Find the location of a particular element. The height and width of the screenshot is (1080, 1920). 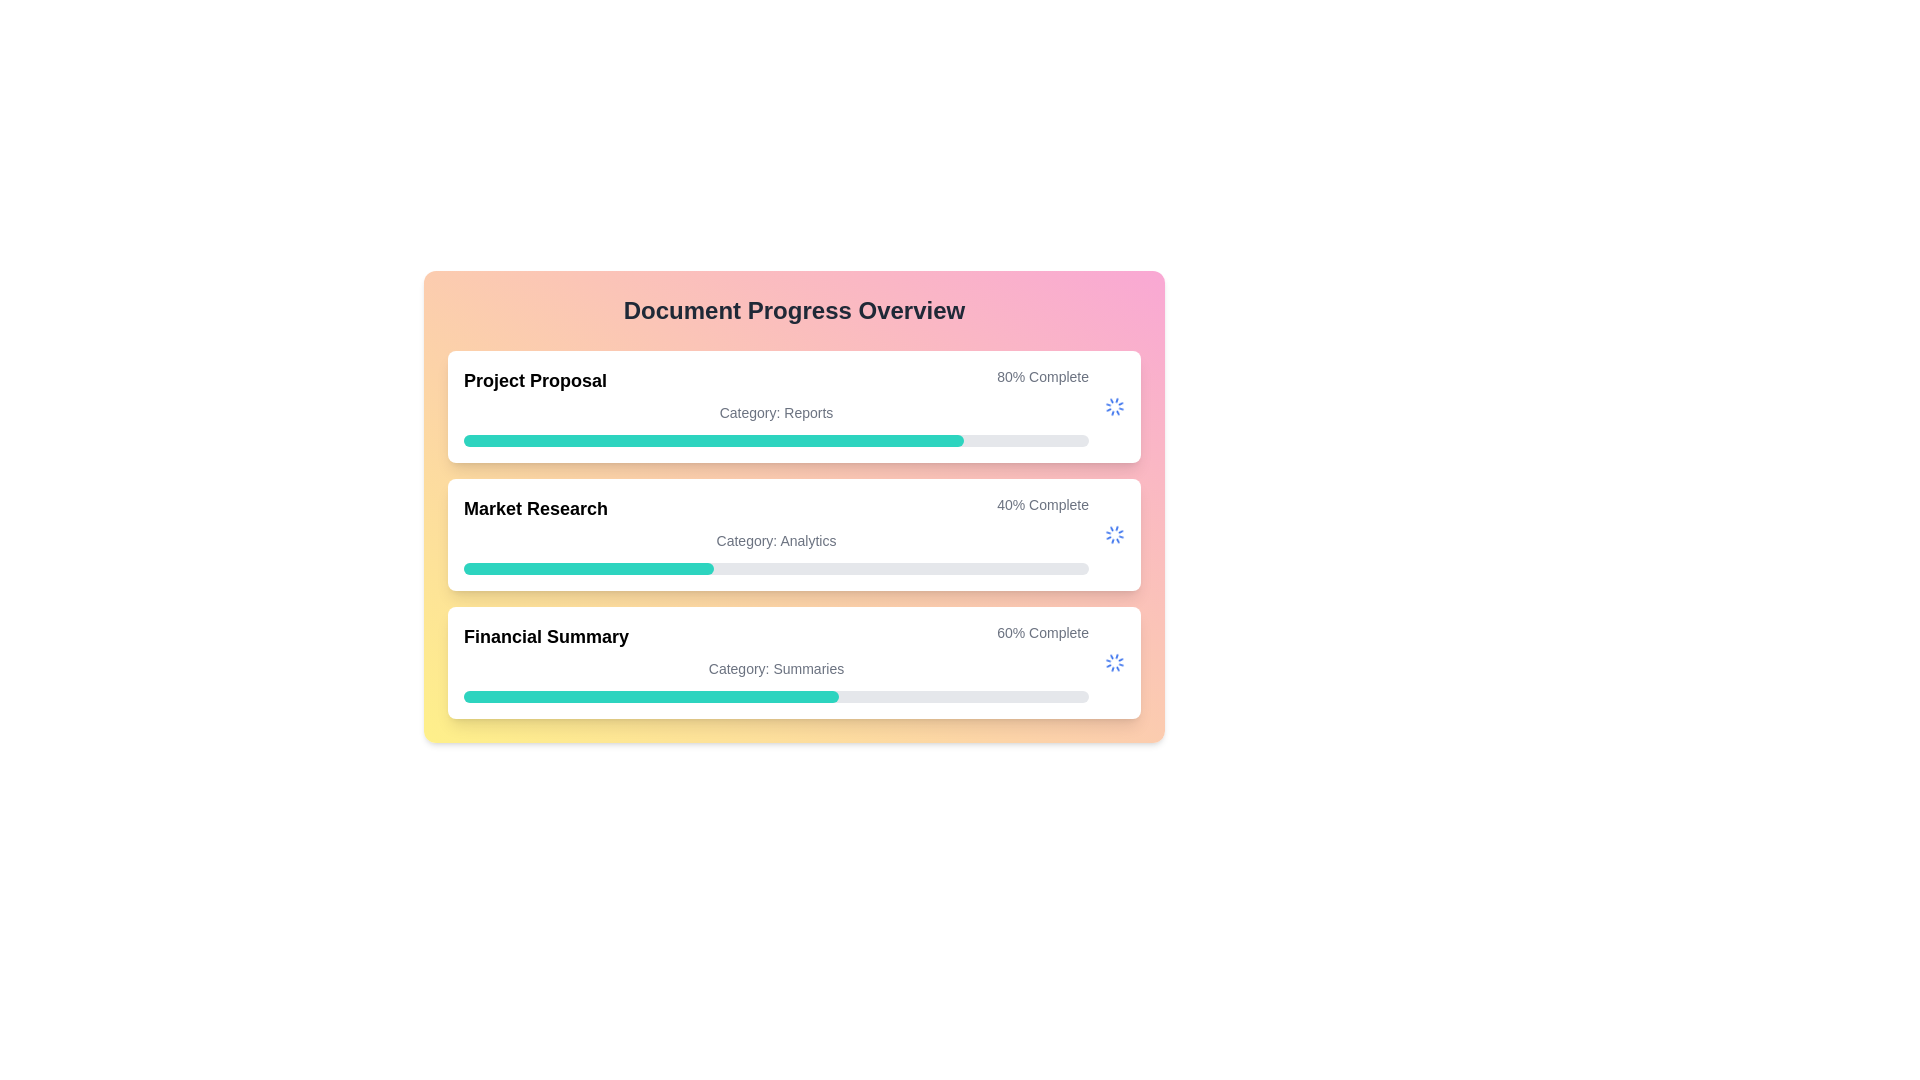

the text label that states '40% Complete', which is styled in gray and located to the right of the 'Market Research' title within the progress card under 'Analytics' is located at coordinates (1042, 508).